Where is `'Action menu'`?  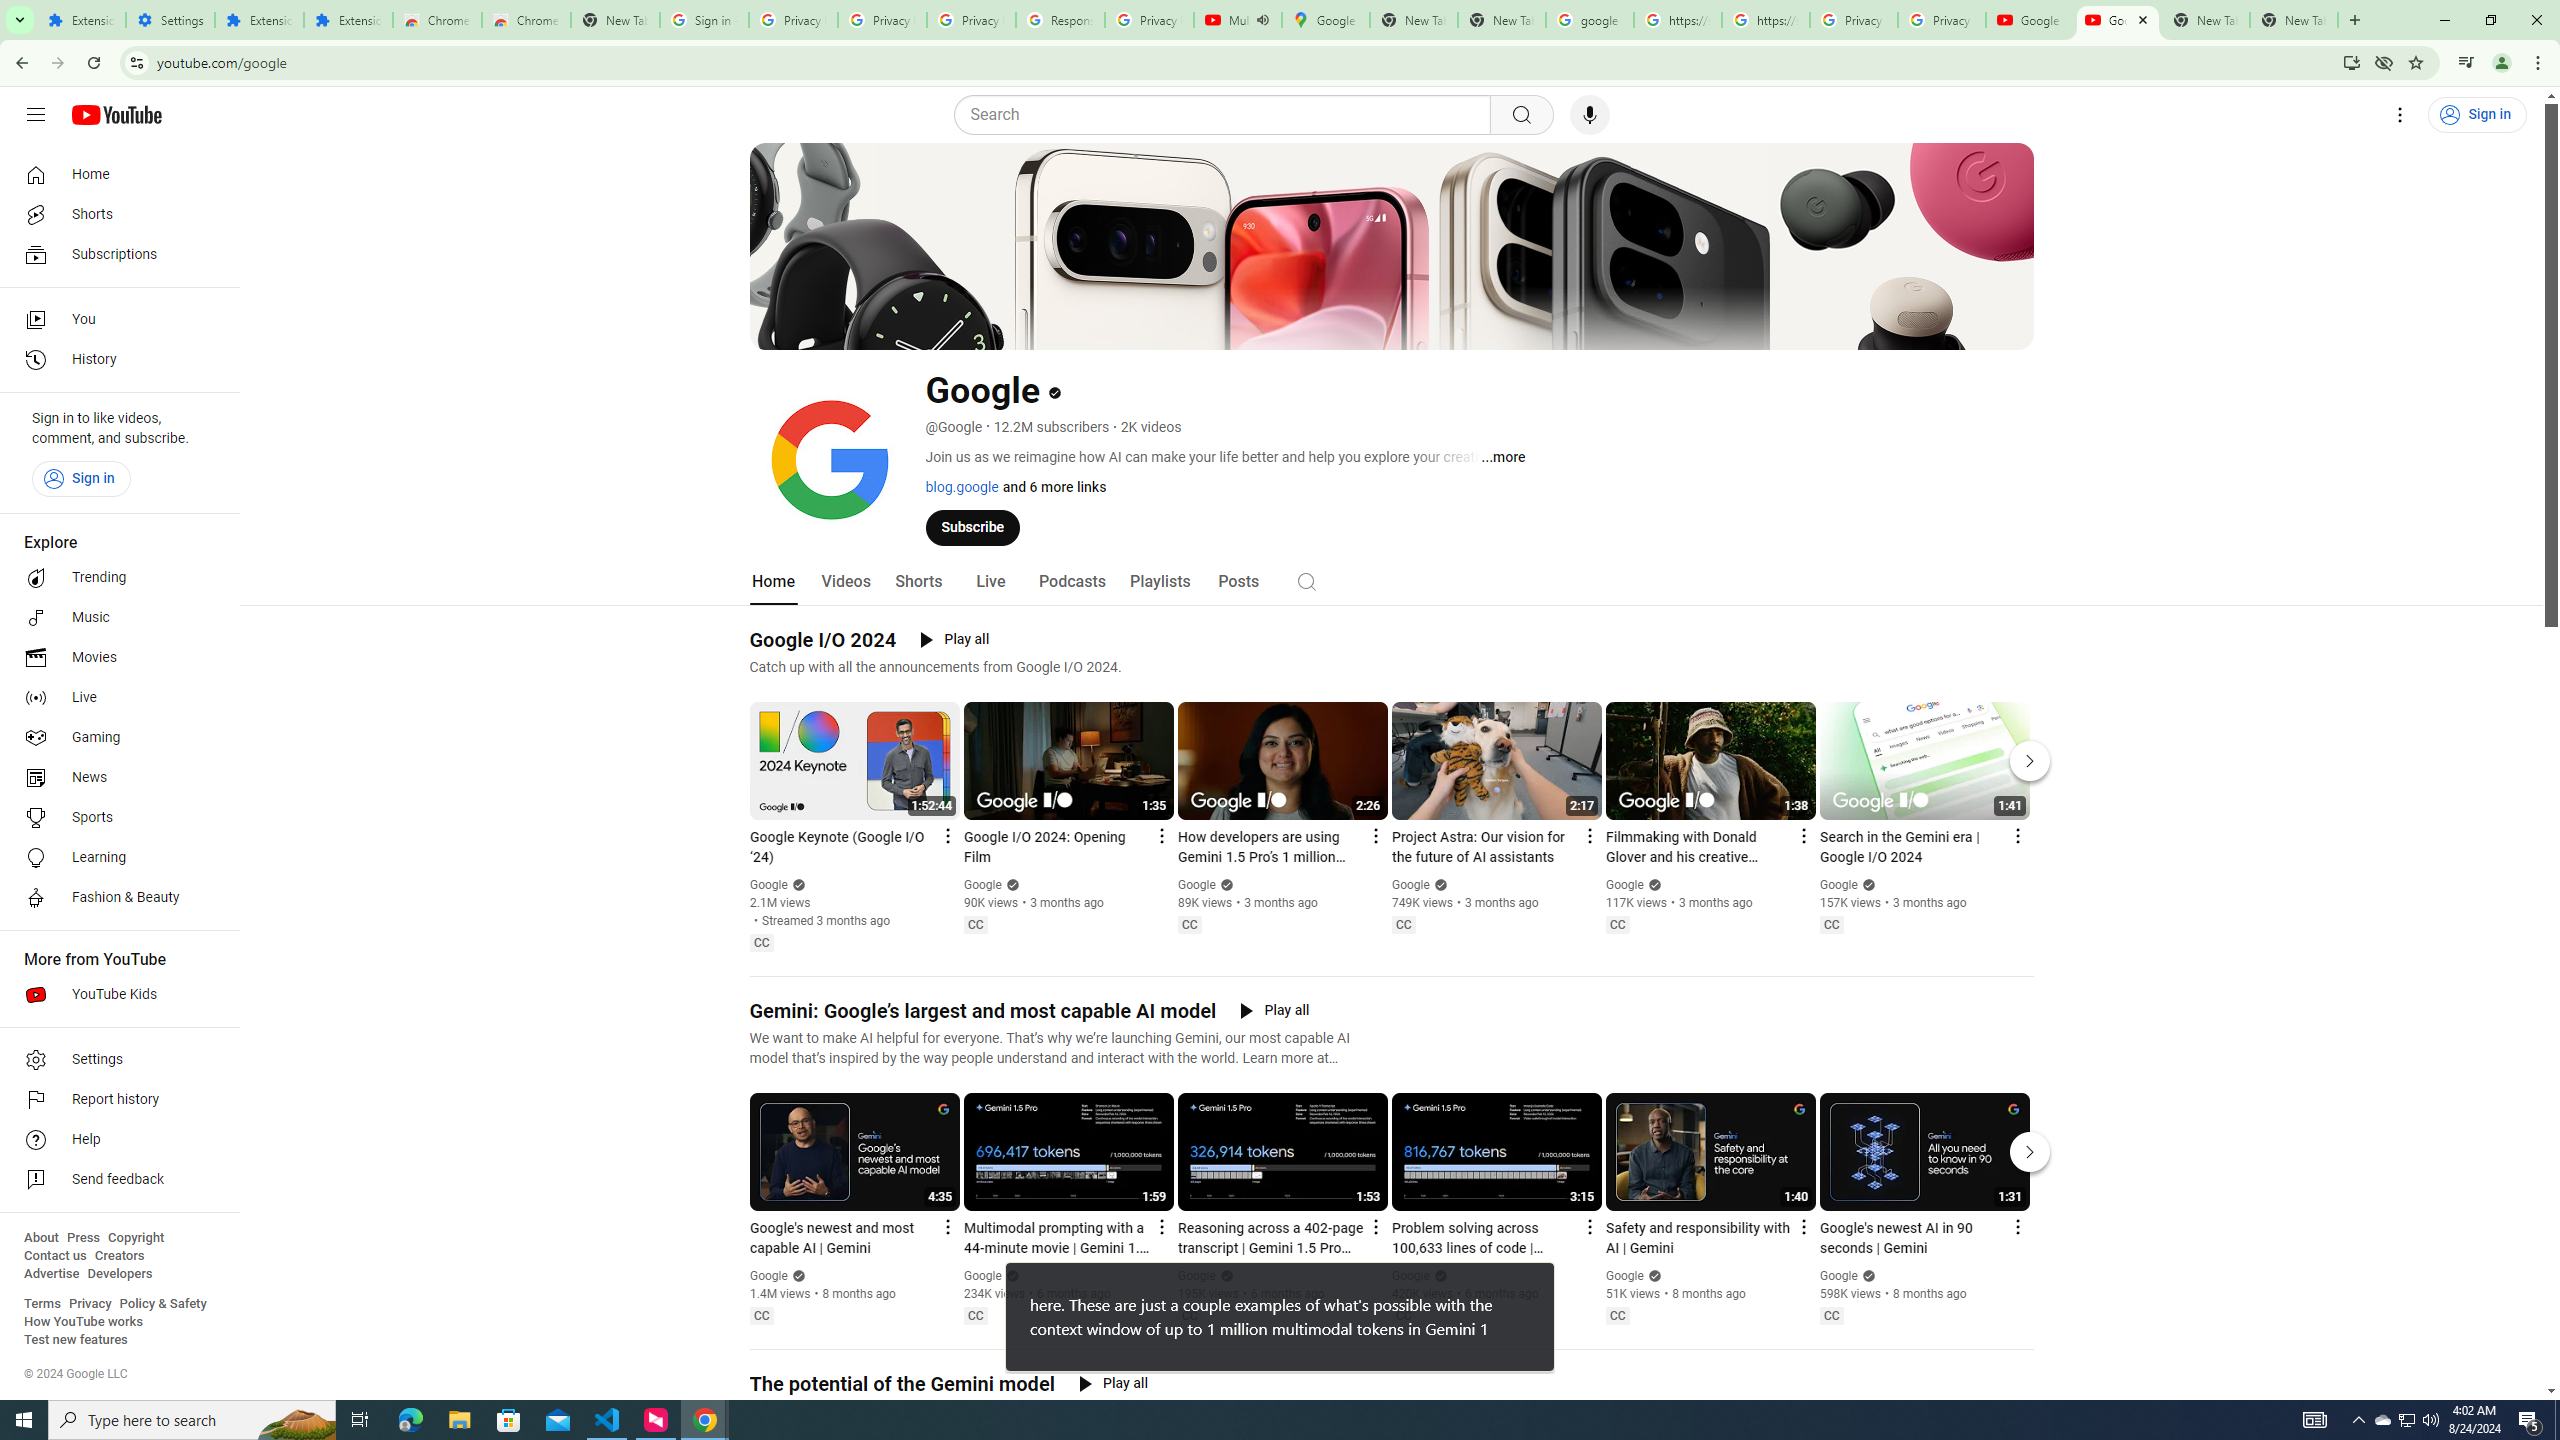 'Action menu' is located at coordinates (2017, 1225).